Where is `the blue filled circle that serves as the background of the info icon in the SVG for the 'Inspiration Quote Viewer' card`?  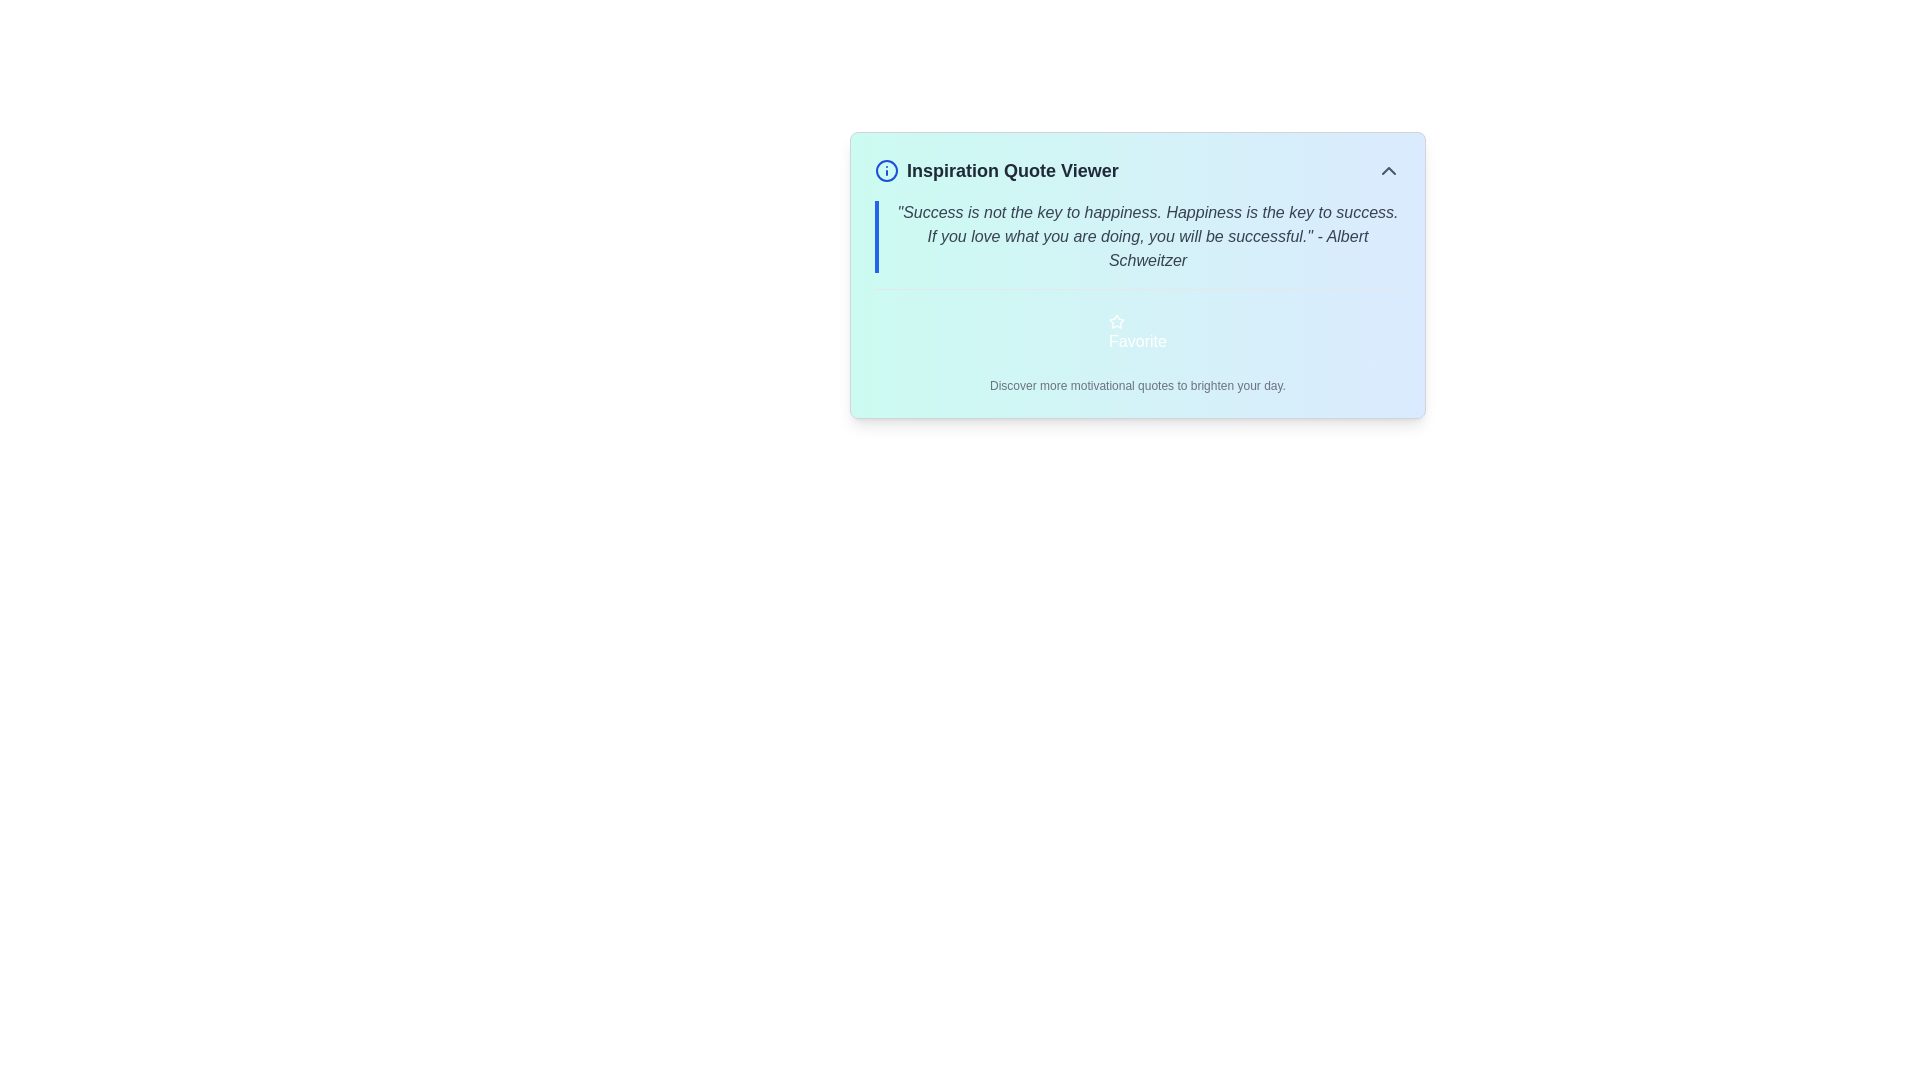 the blue filled circle that serves as the background of the info icon in the SVG for the 'Inspiration Quote Viewer' card is located at coordinates (886, 169).